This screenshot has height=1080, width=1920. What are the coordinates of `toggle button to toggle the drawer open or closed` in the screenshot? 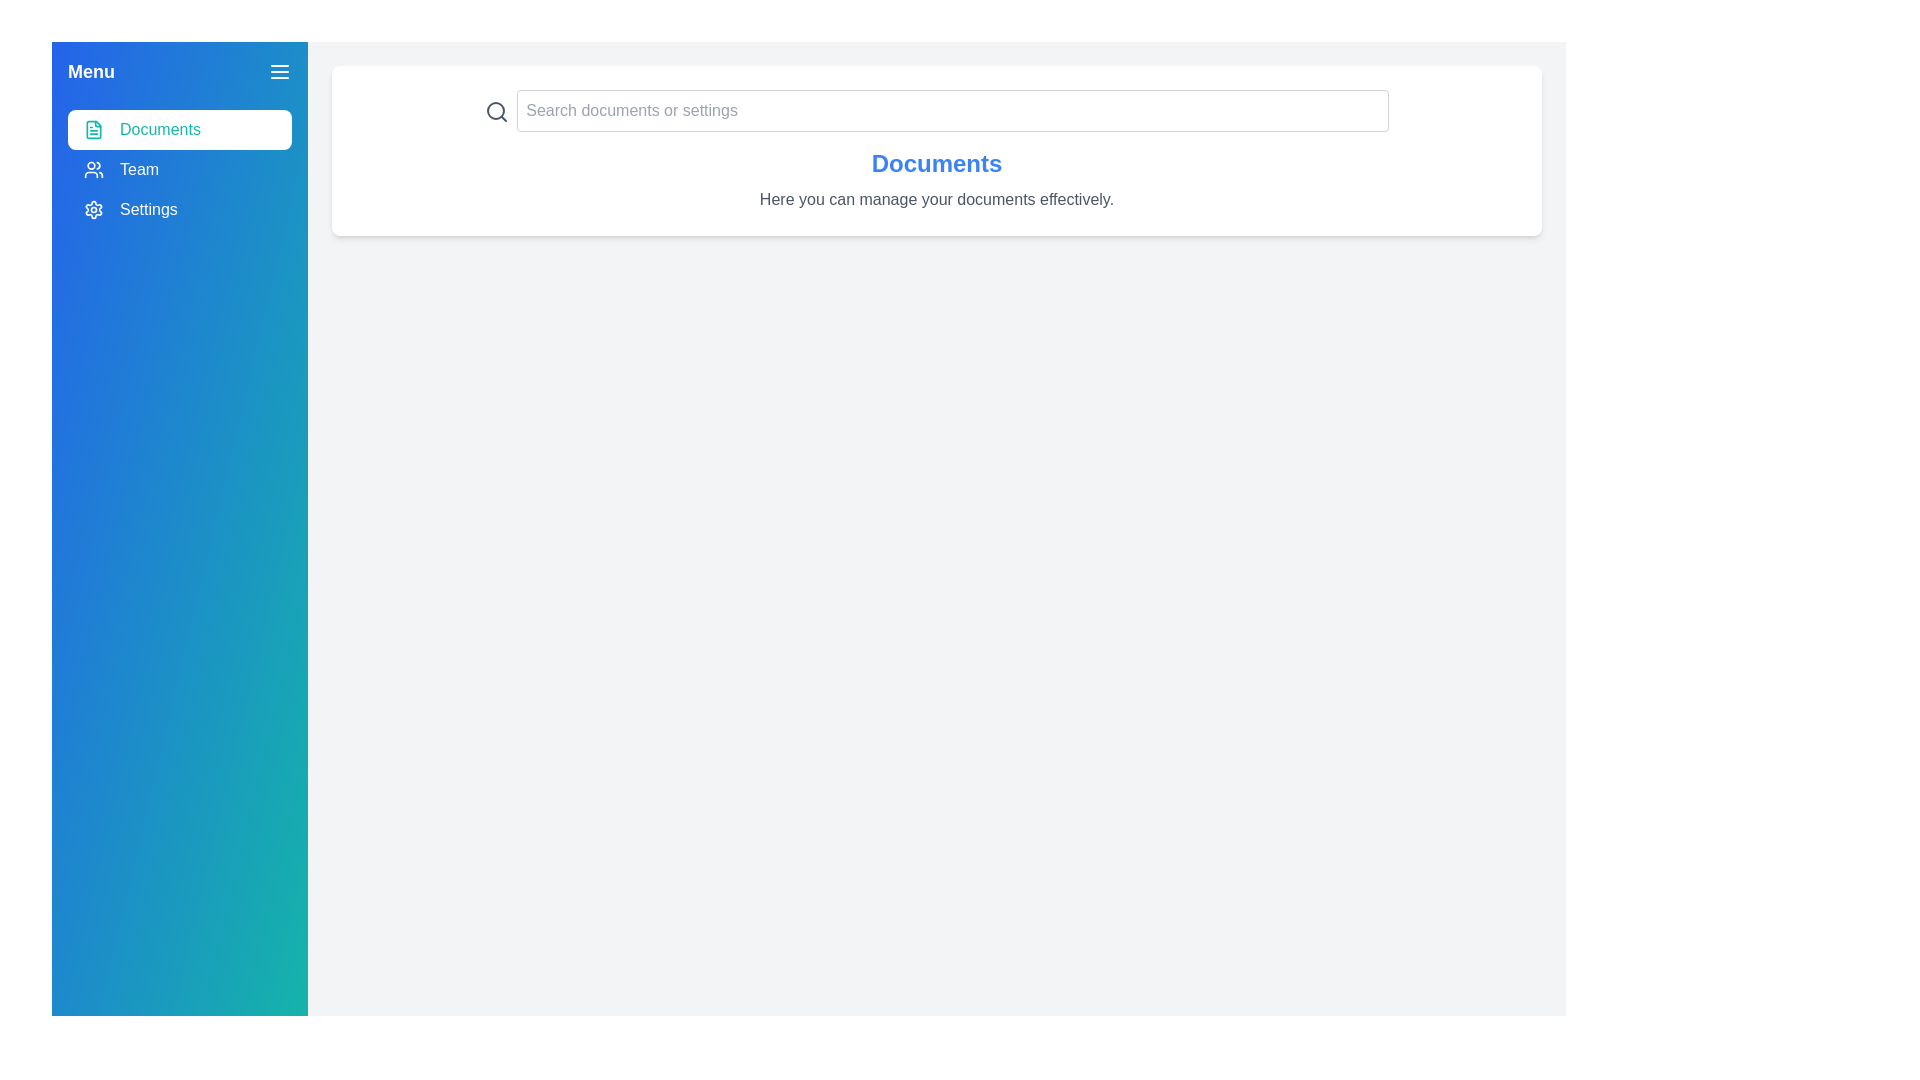 It's located at (278, 71).